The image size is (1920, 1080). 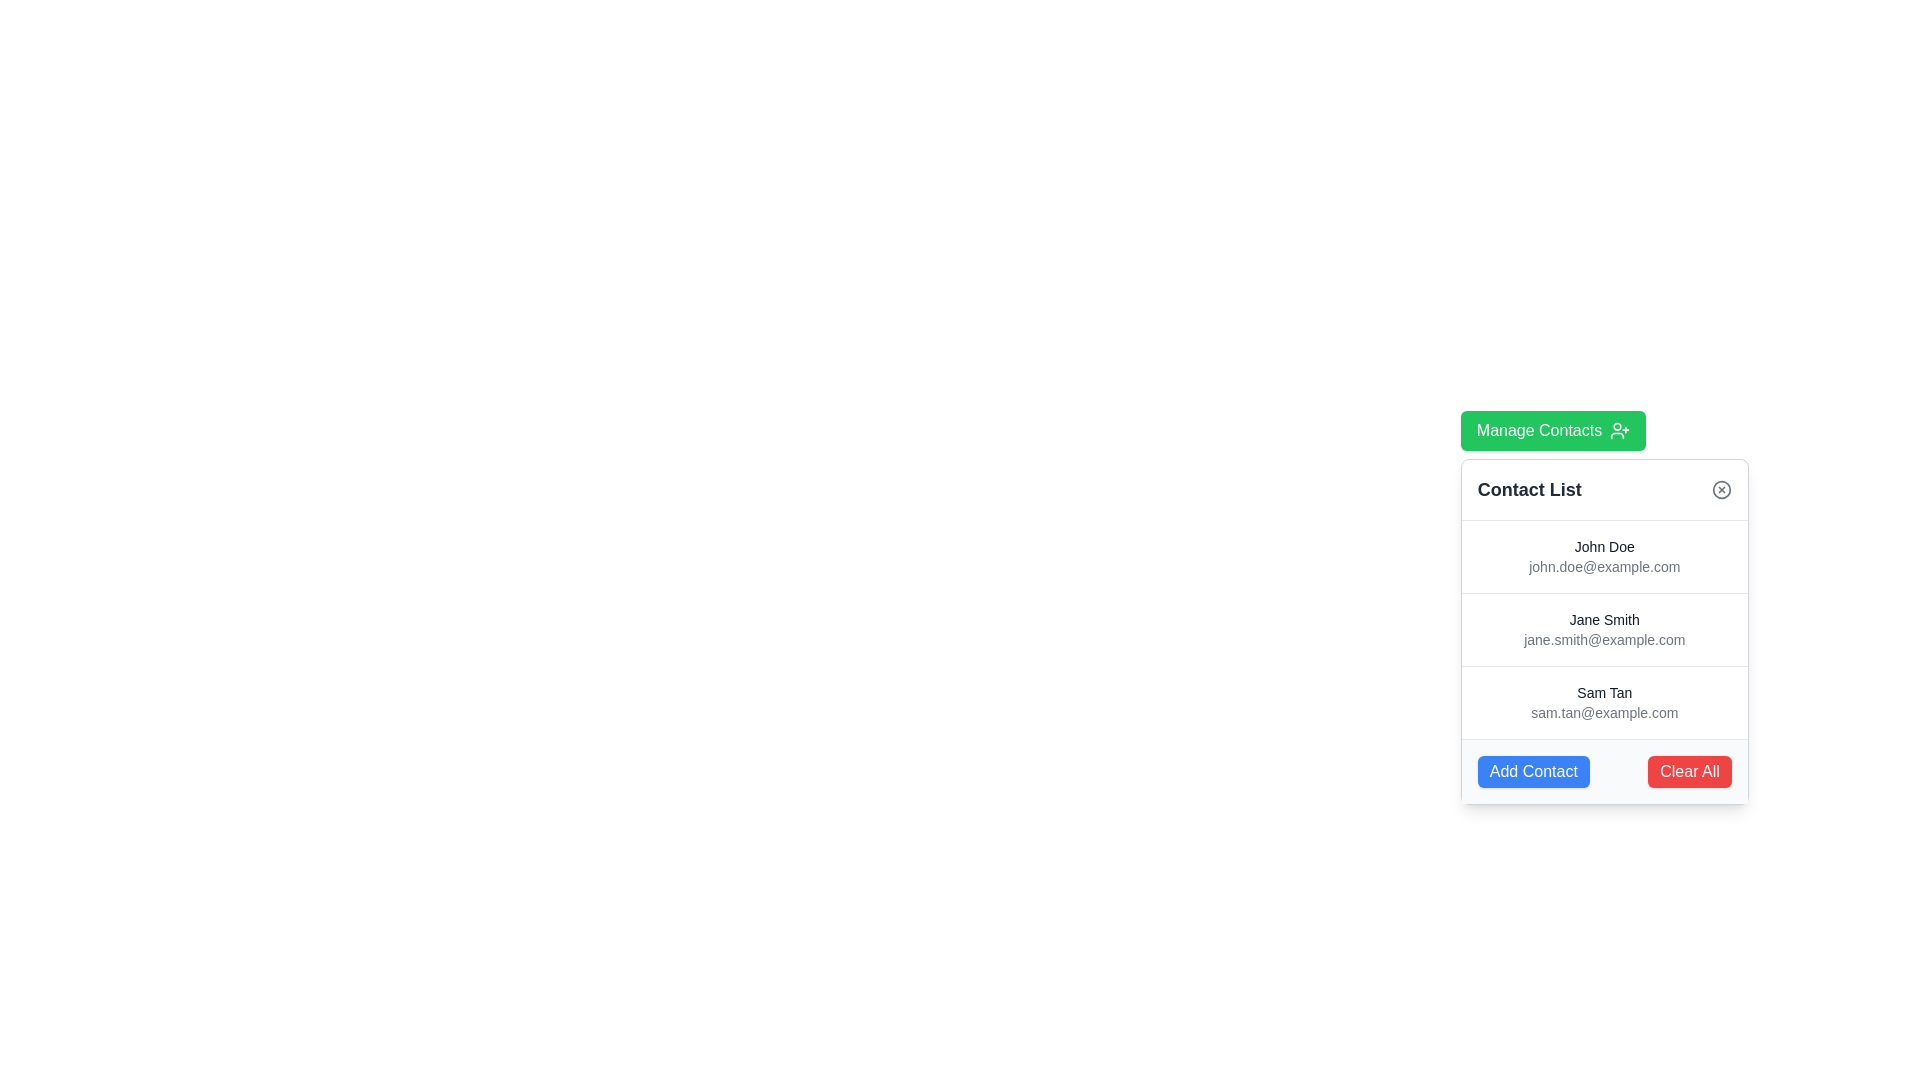 What do you see at coordinates (1720, 489) in the screenshot?
I see `the circular outline of the 'X' icon located in the top-right corner of the 'Contact List' card` at bounding box center [1720, 489].